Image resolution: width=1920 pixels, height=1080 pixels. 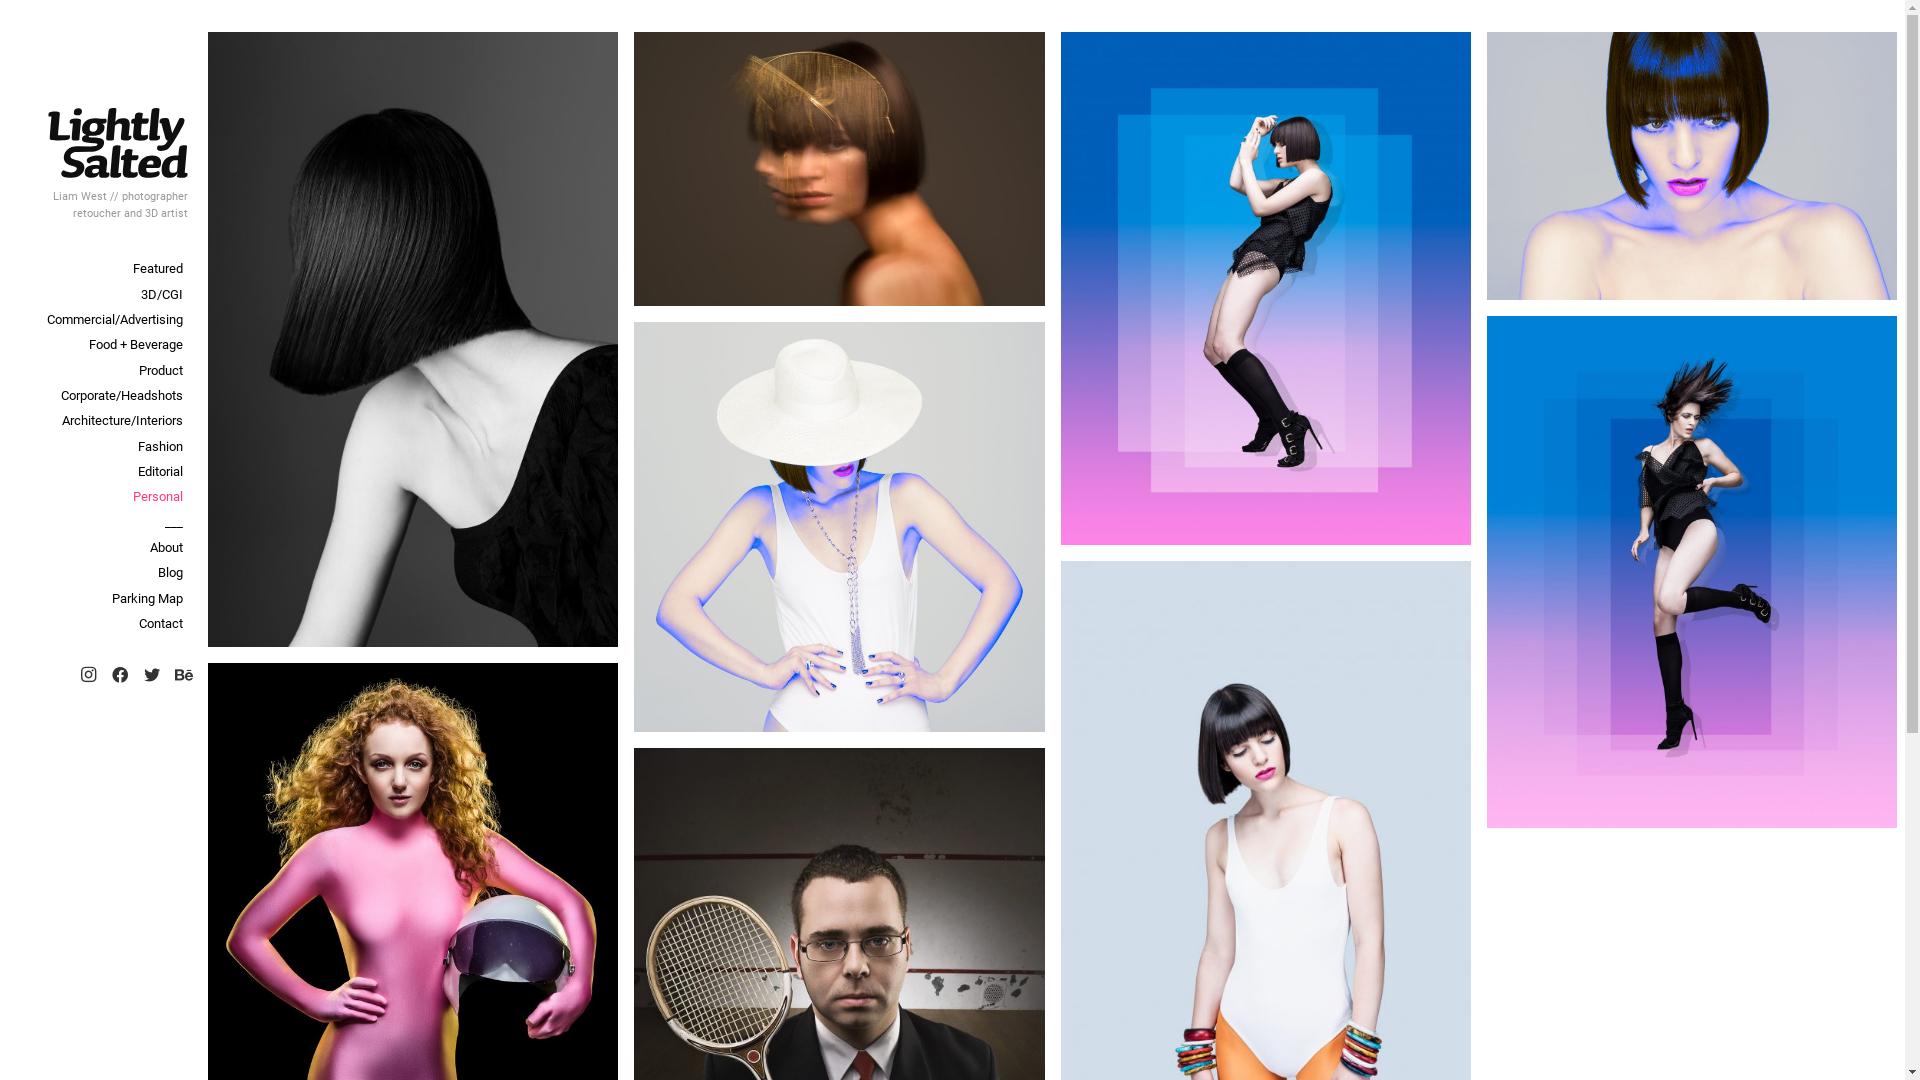 I want to click on '___', so click(x=99, y=521).